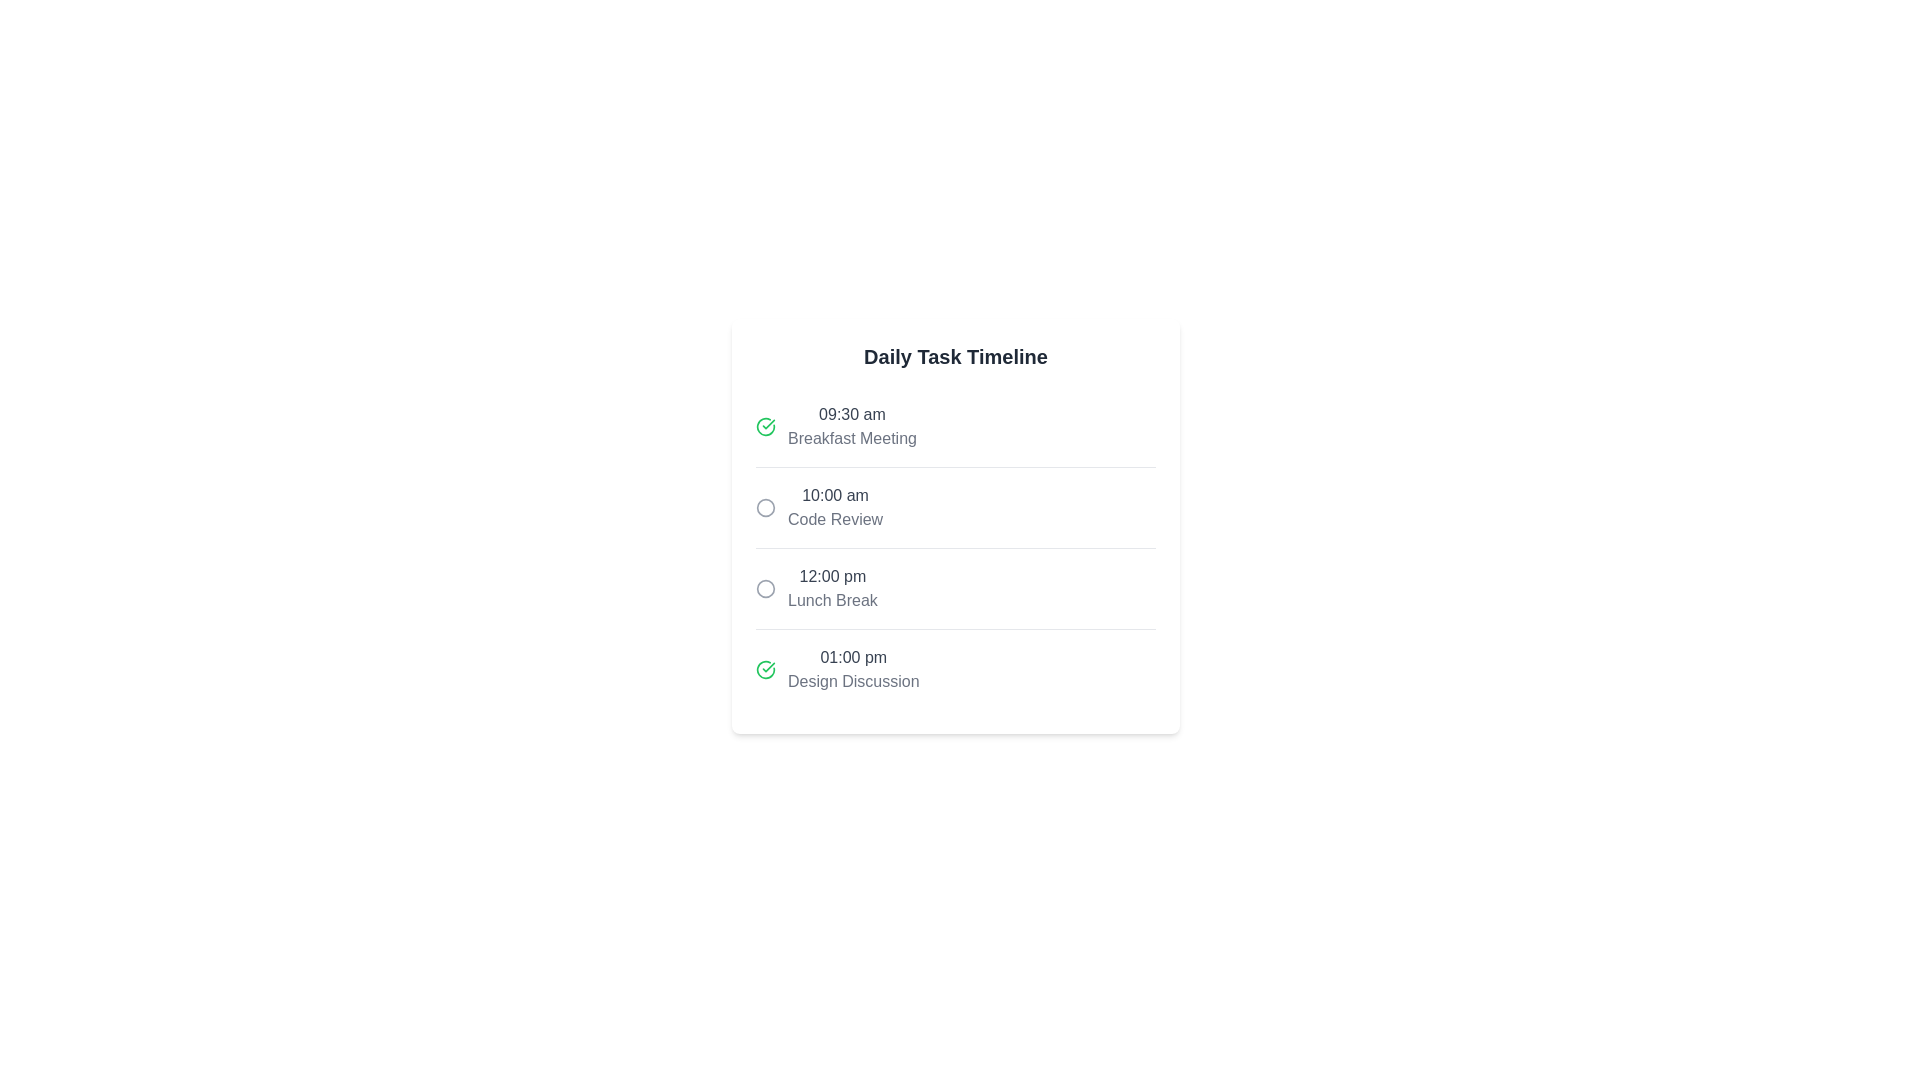  I want to click on the text label displaying '12:00 pm', which is styled in gray and is positioned between '10:00 am Code Review' and '01:00 pm Design Discussion', so click(832, 576).